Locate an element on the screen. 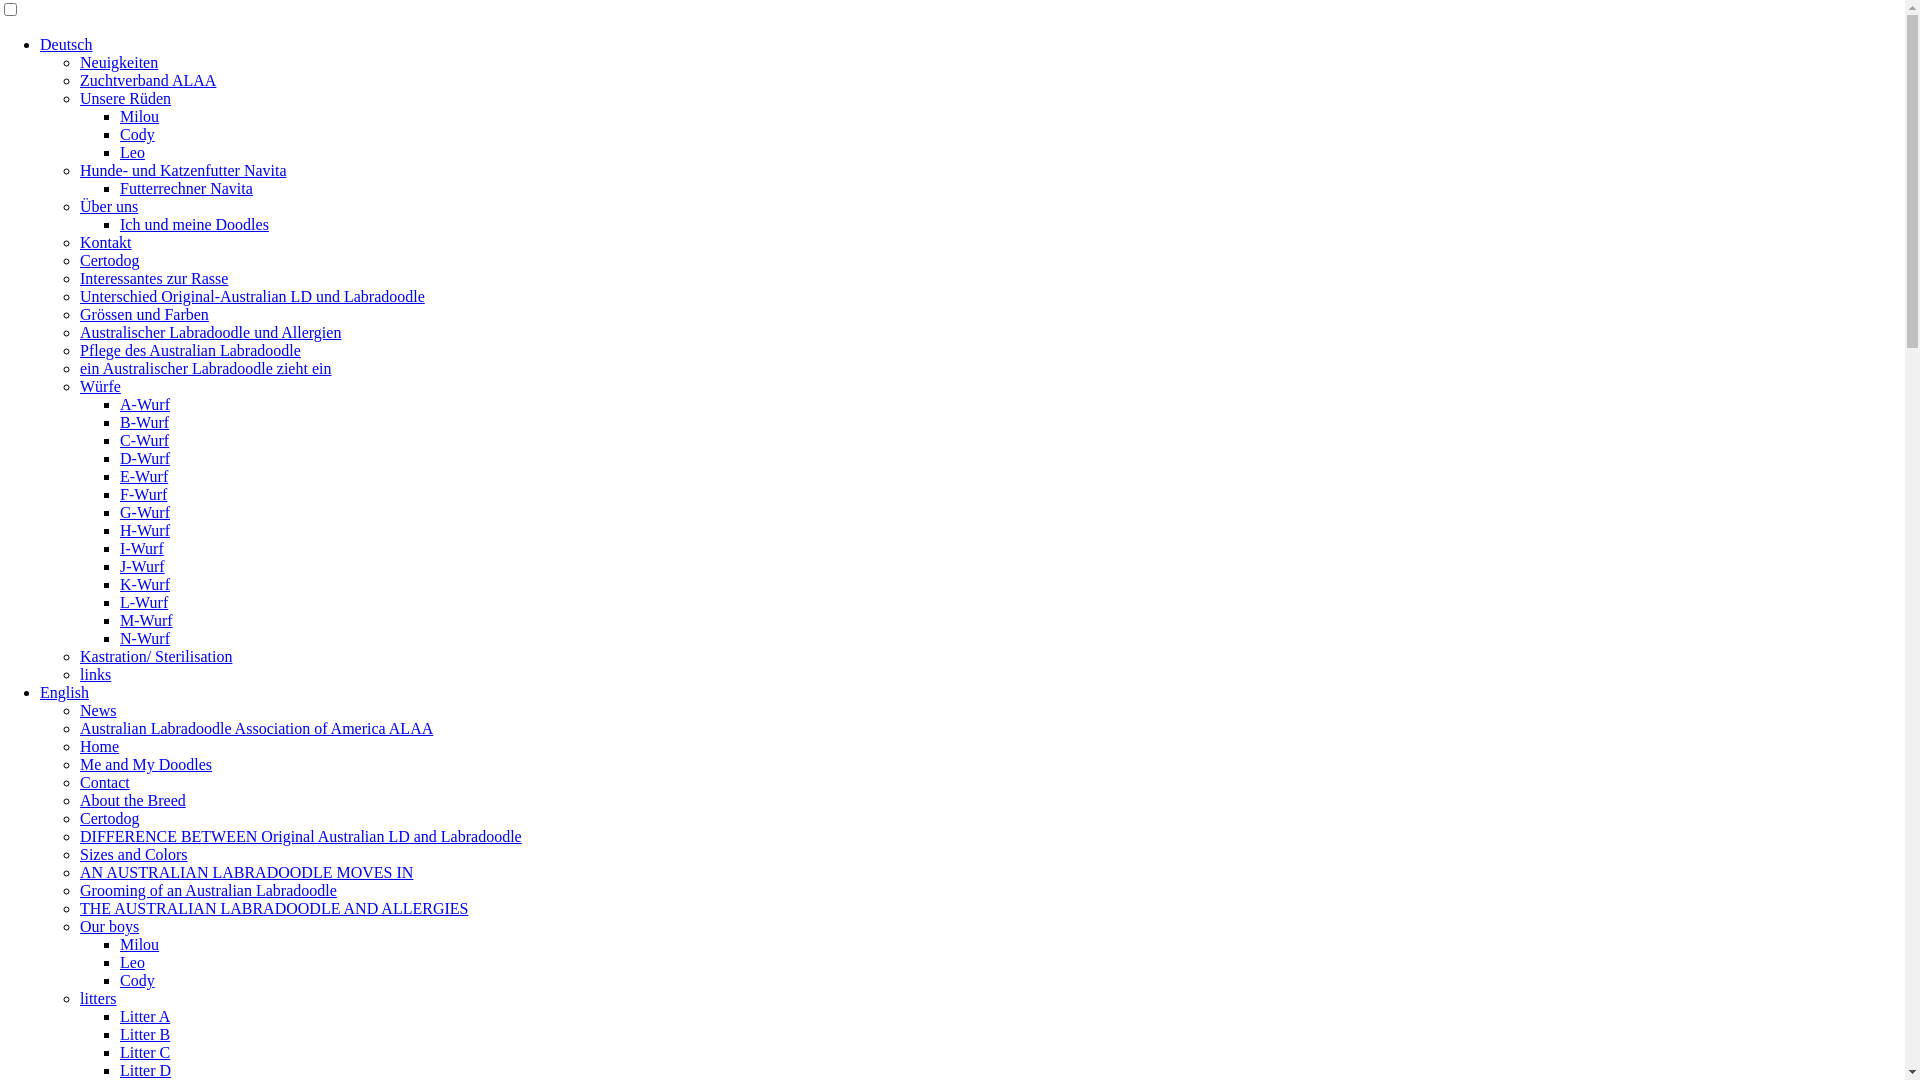  'Neuigkeiten' is located at coordinates (118, 61).